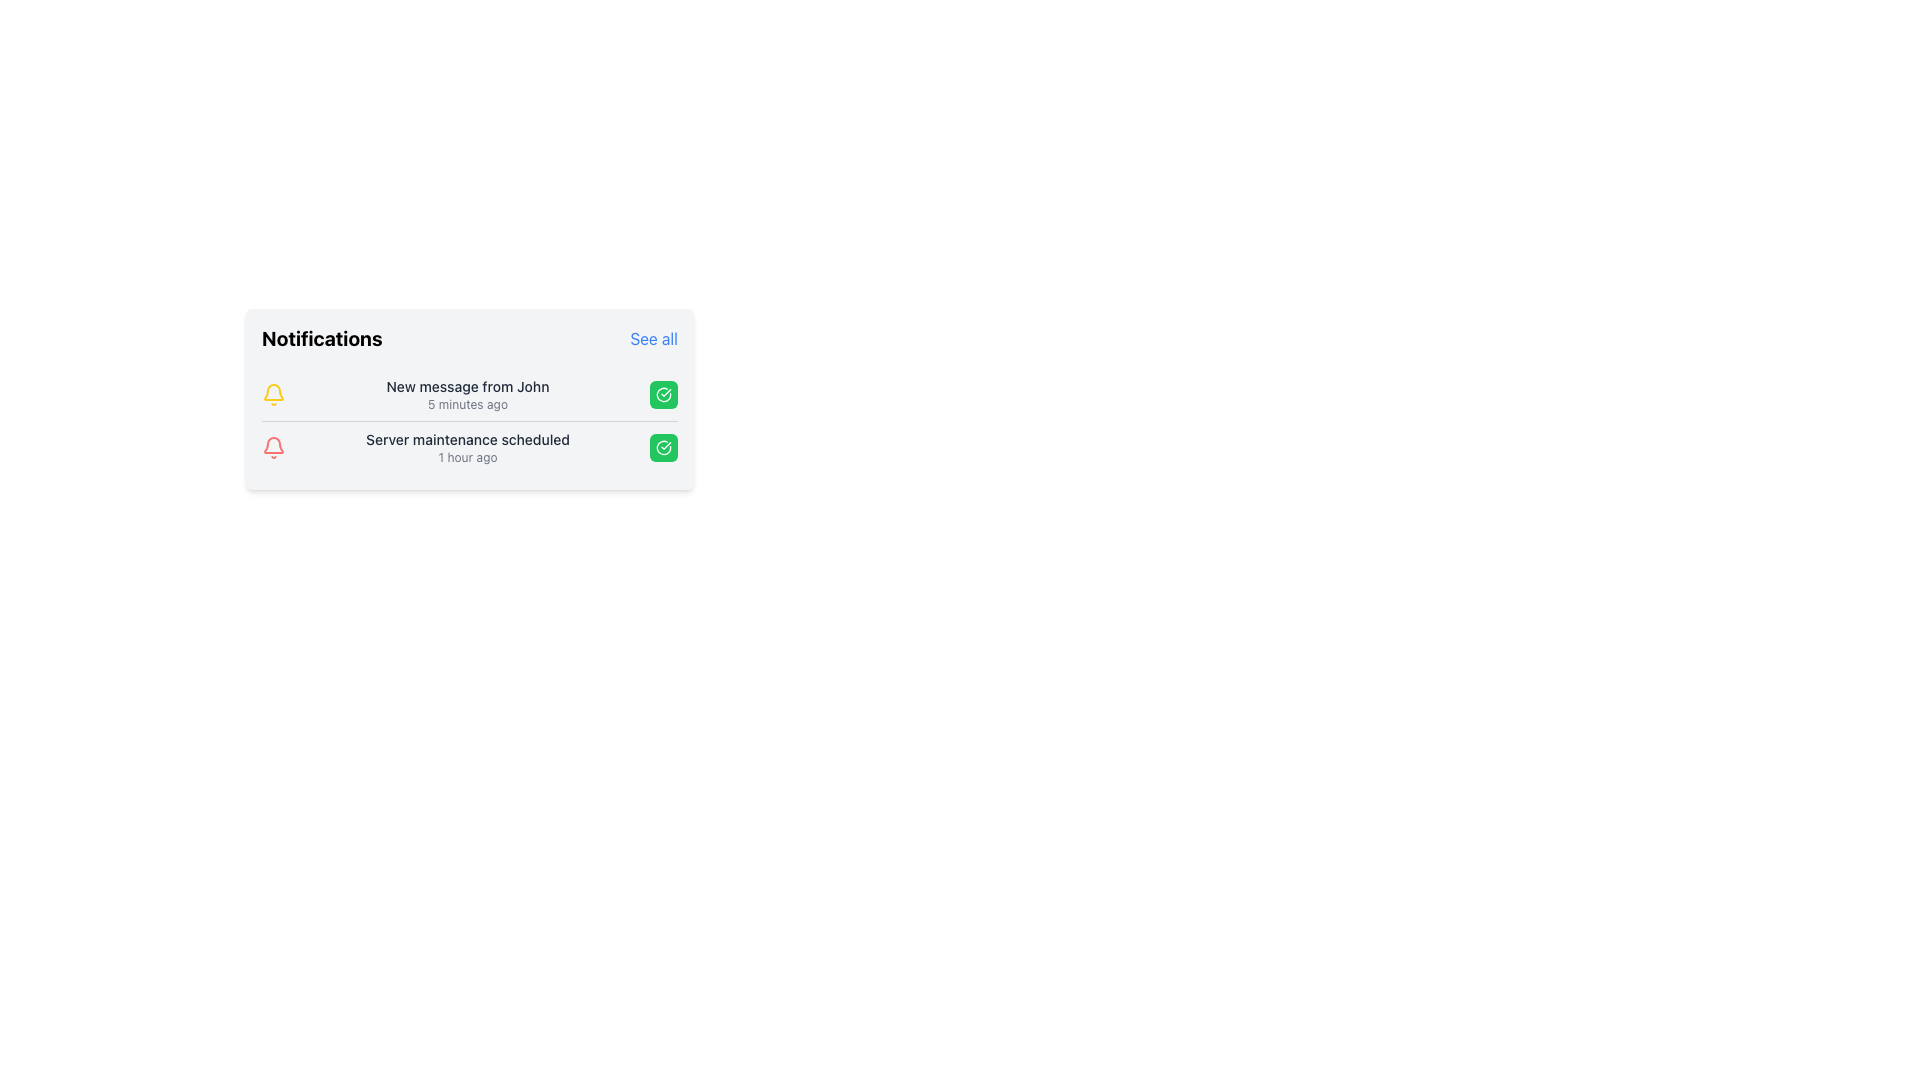 This screenshot has height=1080, width=1920. I want to click on the small red bell icon, so click(272, 446).